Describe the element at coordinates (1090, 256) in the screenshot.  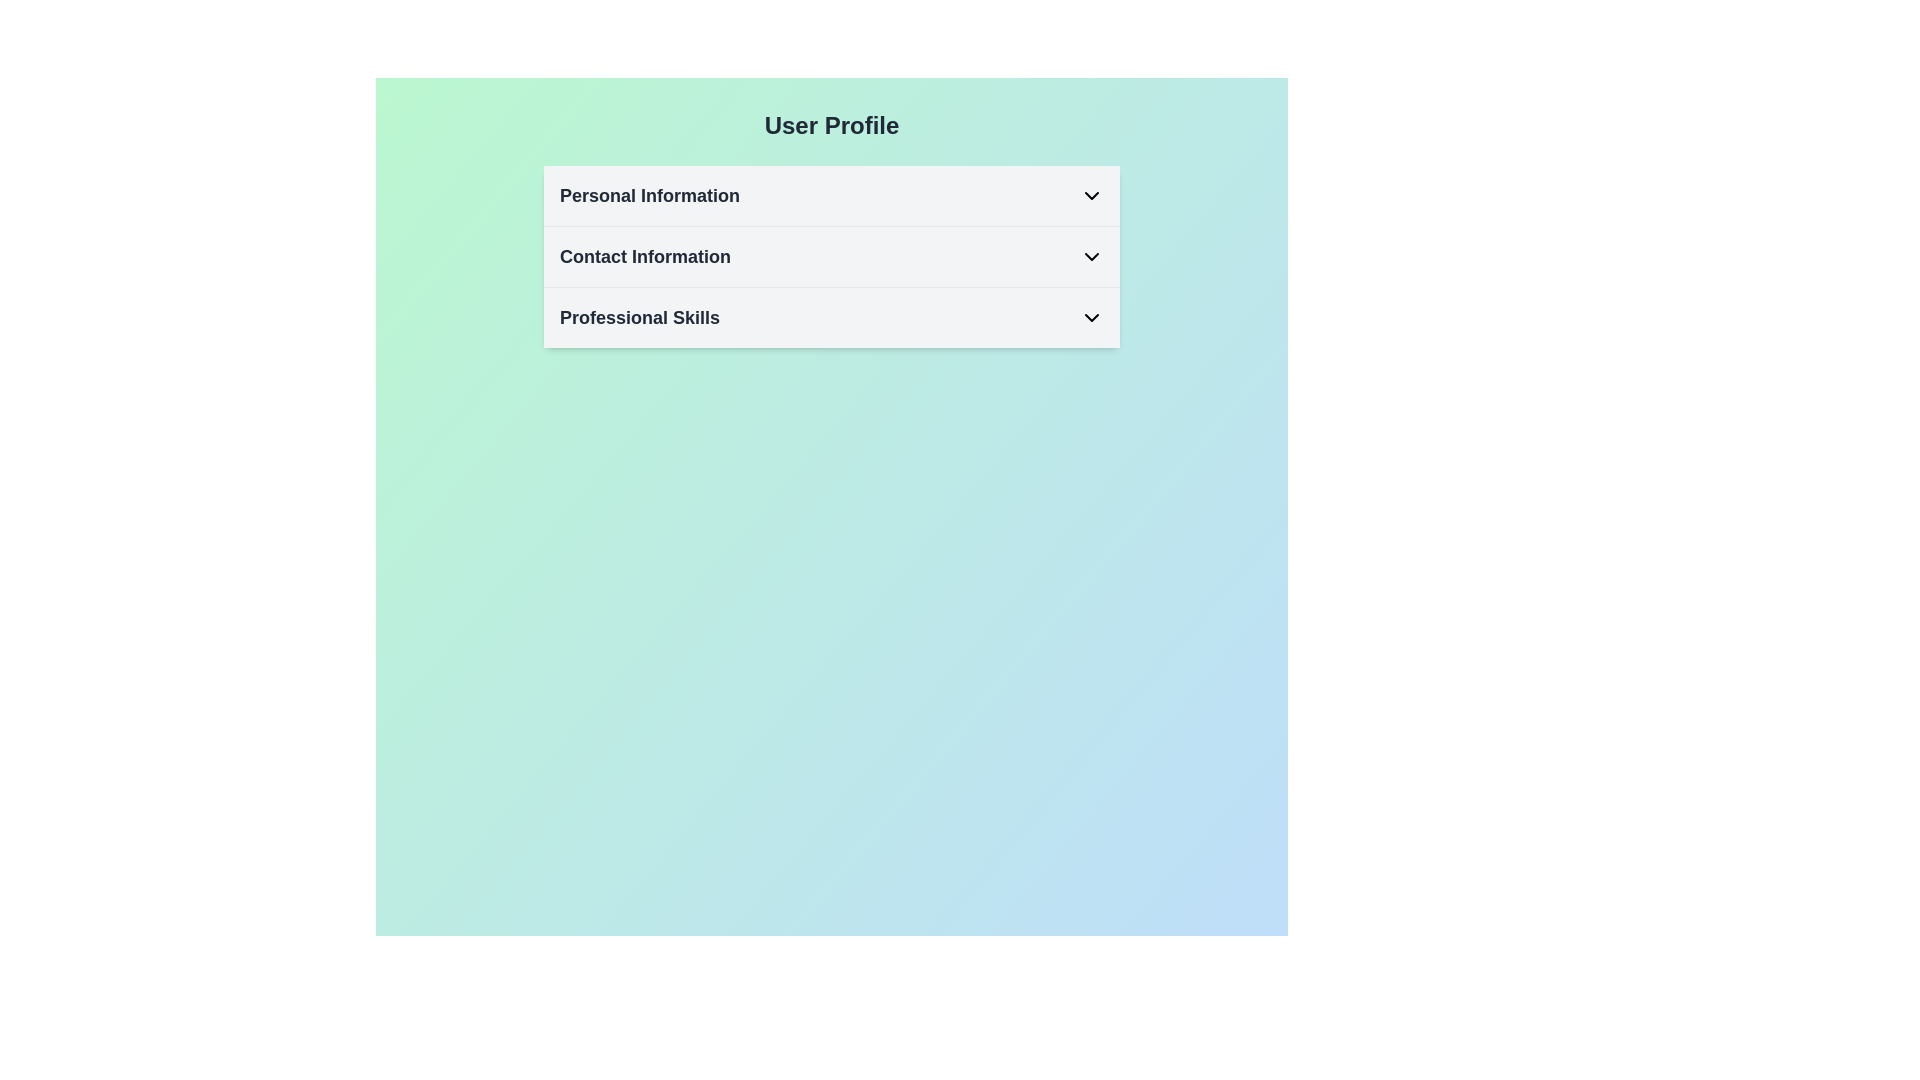
I see `the chevron-down icon` at that location.